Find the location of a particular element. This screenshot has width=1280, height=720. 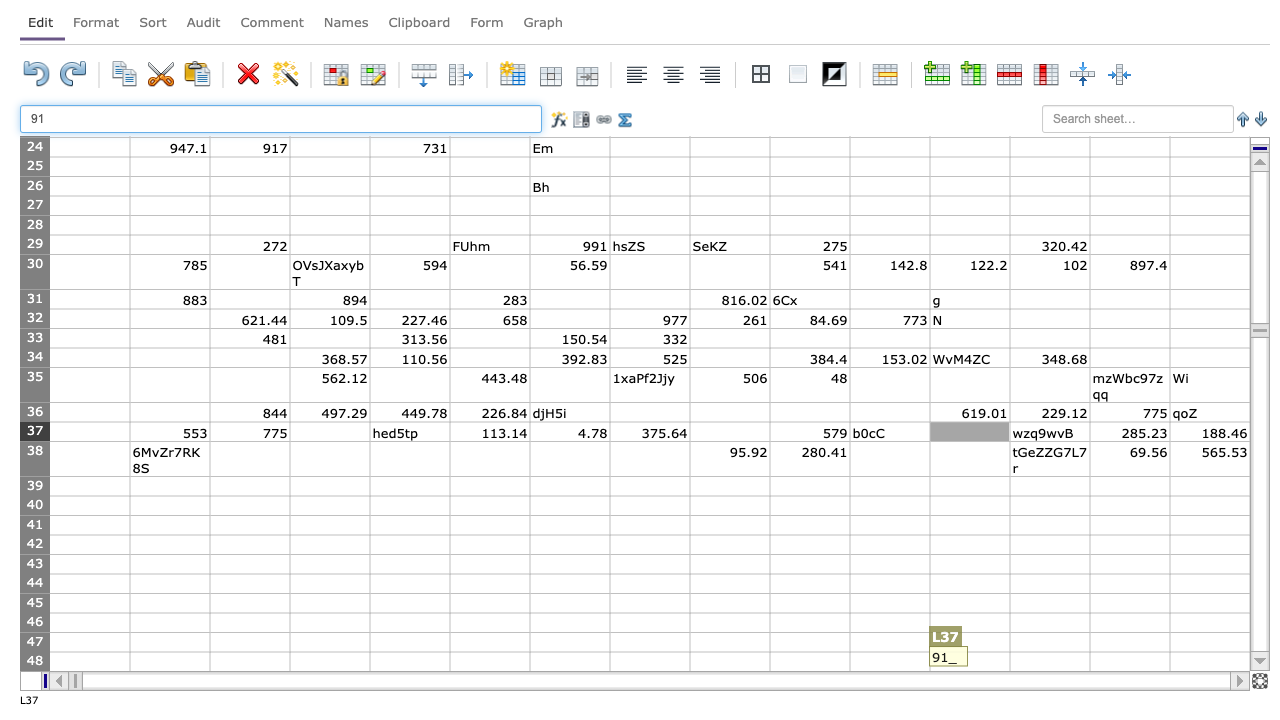

left edge of M48 is located at coordinates (1010, 661).